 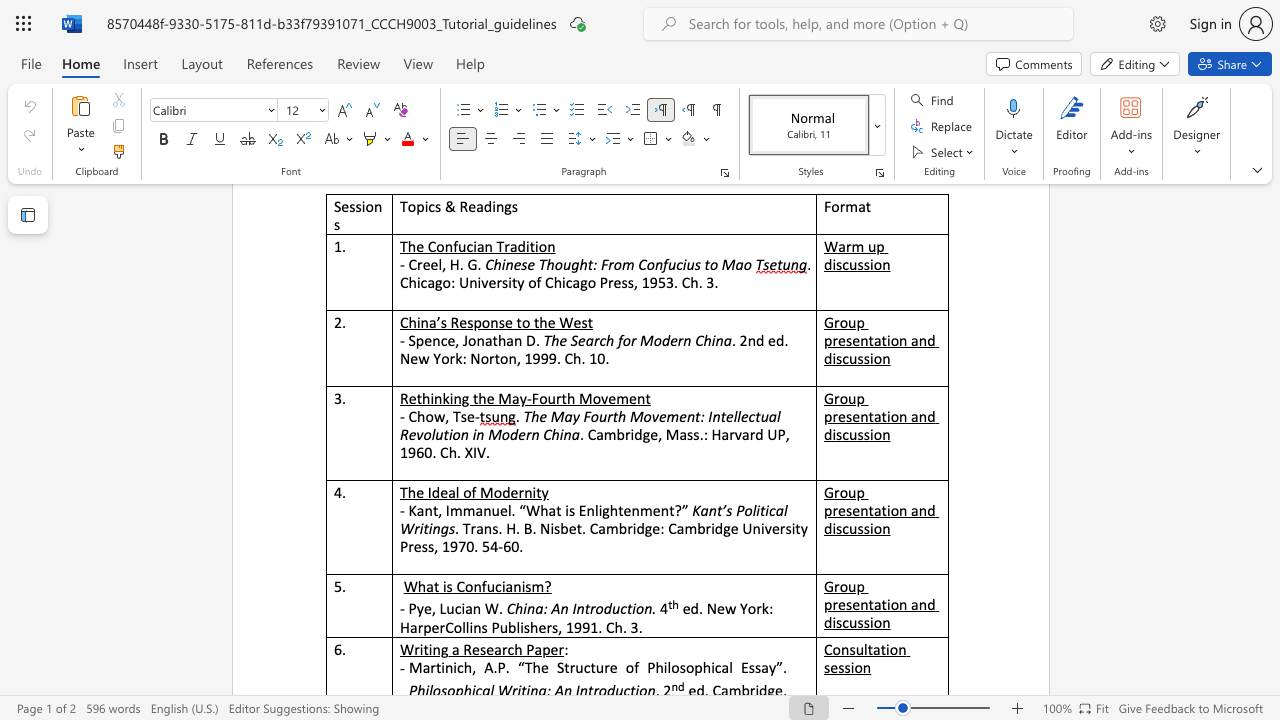 I want to click on the subset text "Res" within the text "a Research Paper", so click(x=462, y=649).